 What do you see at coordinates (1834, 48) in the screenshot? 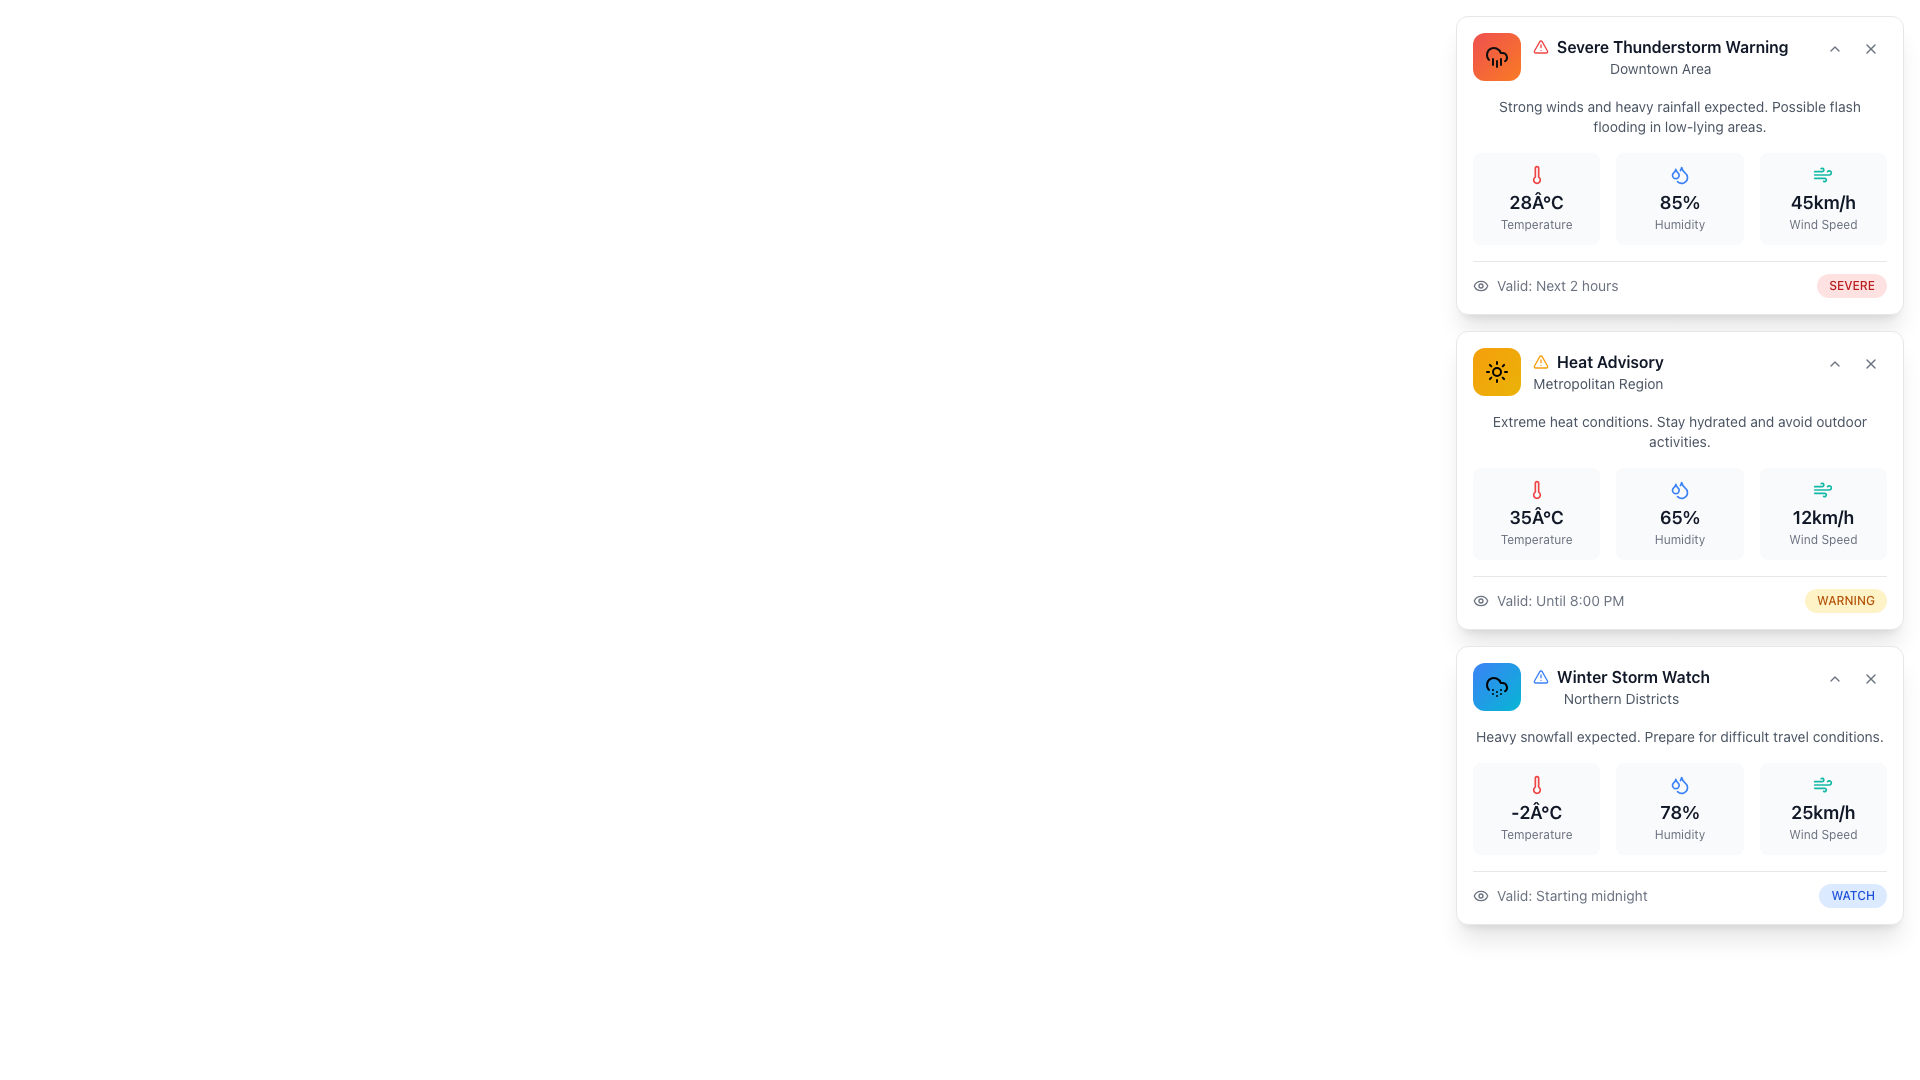
I see `the chevron down icon located in the top right corner of the 'Severe Thunderstorm Warning' card` at bounding box center [1834, 48].